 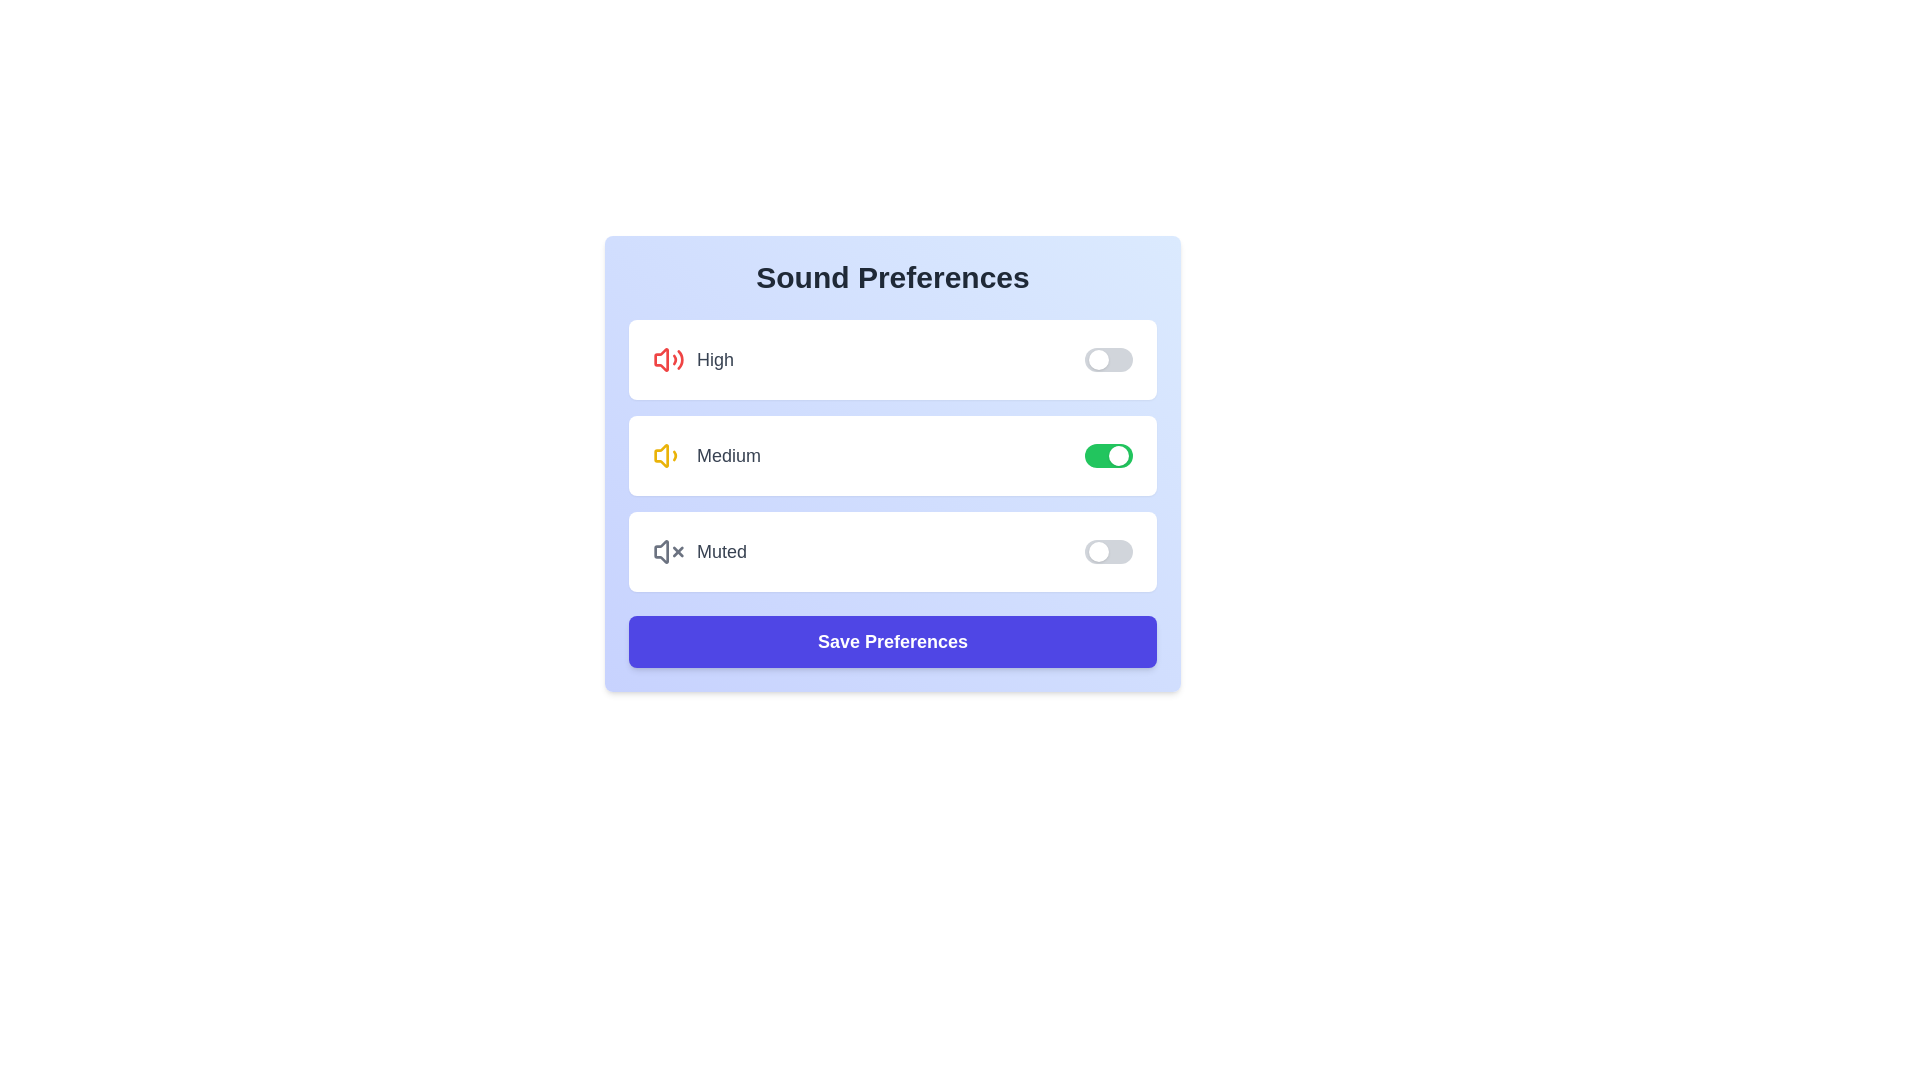 What do you see at coordinates (891, 277) in the screenshot?
I see `the 'Sound Preferences' title to select its text` at bounding box center [891, 277].